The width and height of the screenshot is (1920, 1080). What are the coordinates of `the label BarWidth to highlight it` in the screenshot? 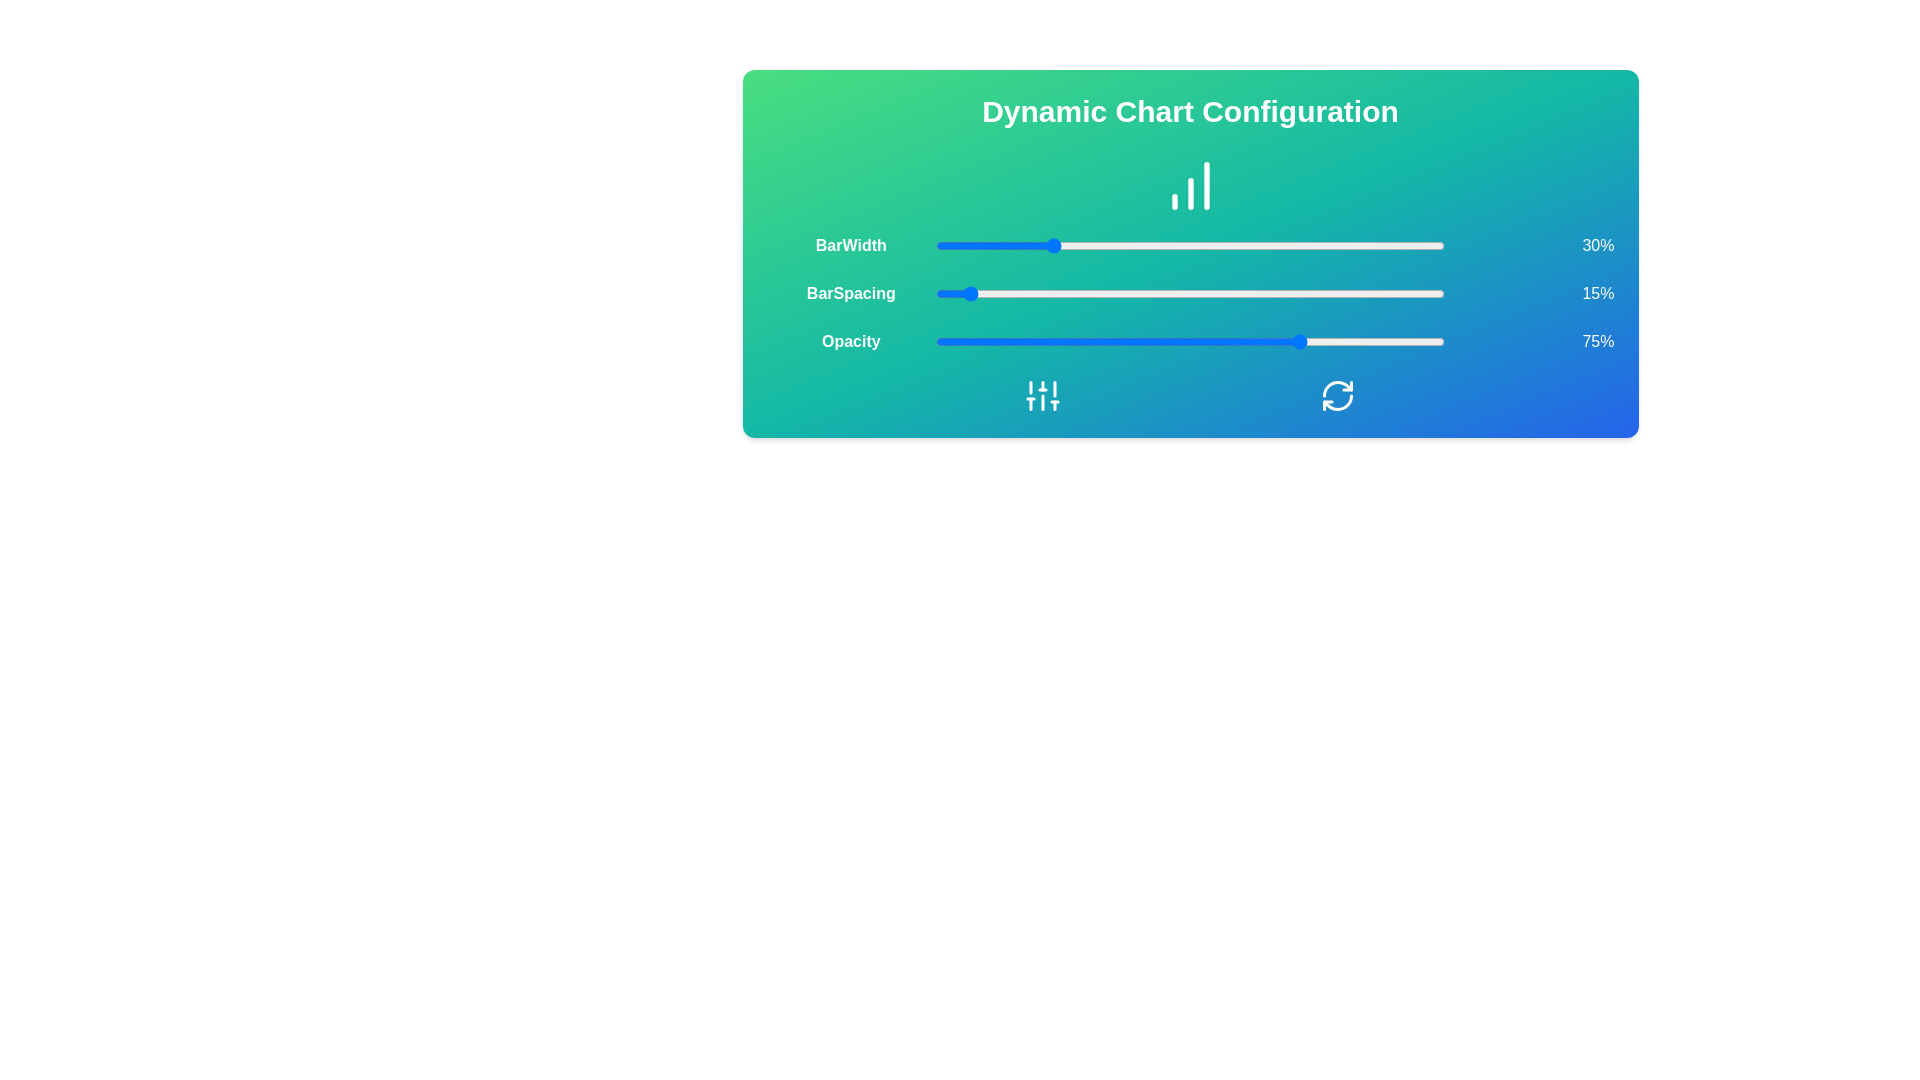 It's located at (850, 245).